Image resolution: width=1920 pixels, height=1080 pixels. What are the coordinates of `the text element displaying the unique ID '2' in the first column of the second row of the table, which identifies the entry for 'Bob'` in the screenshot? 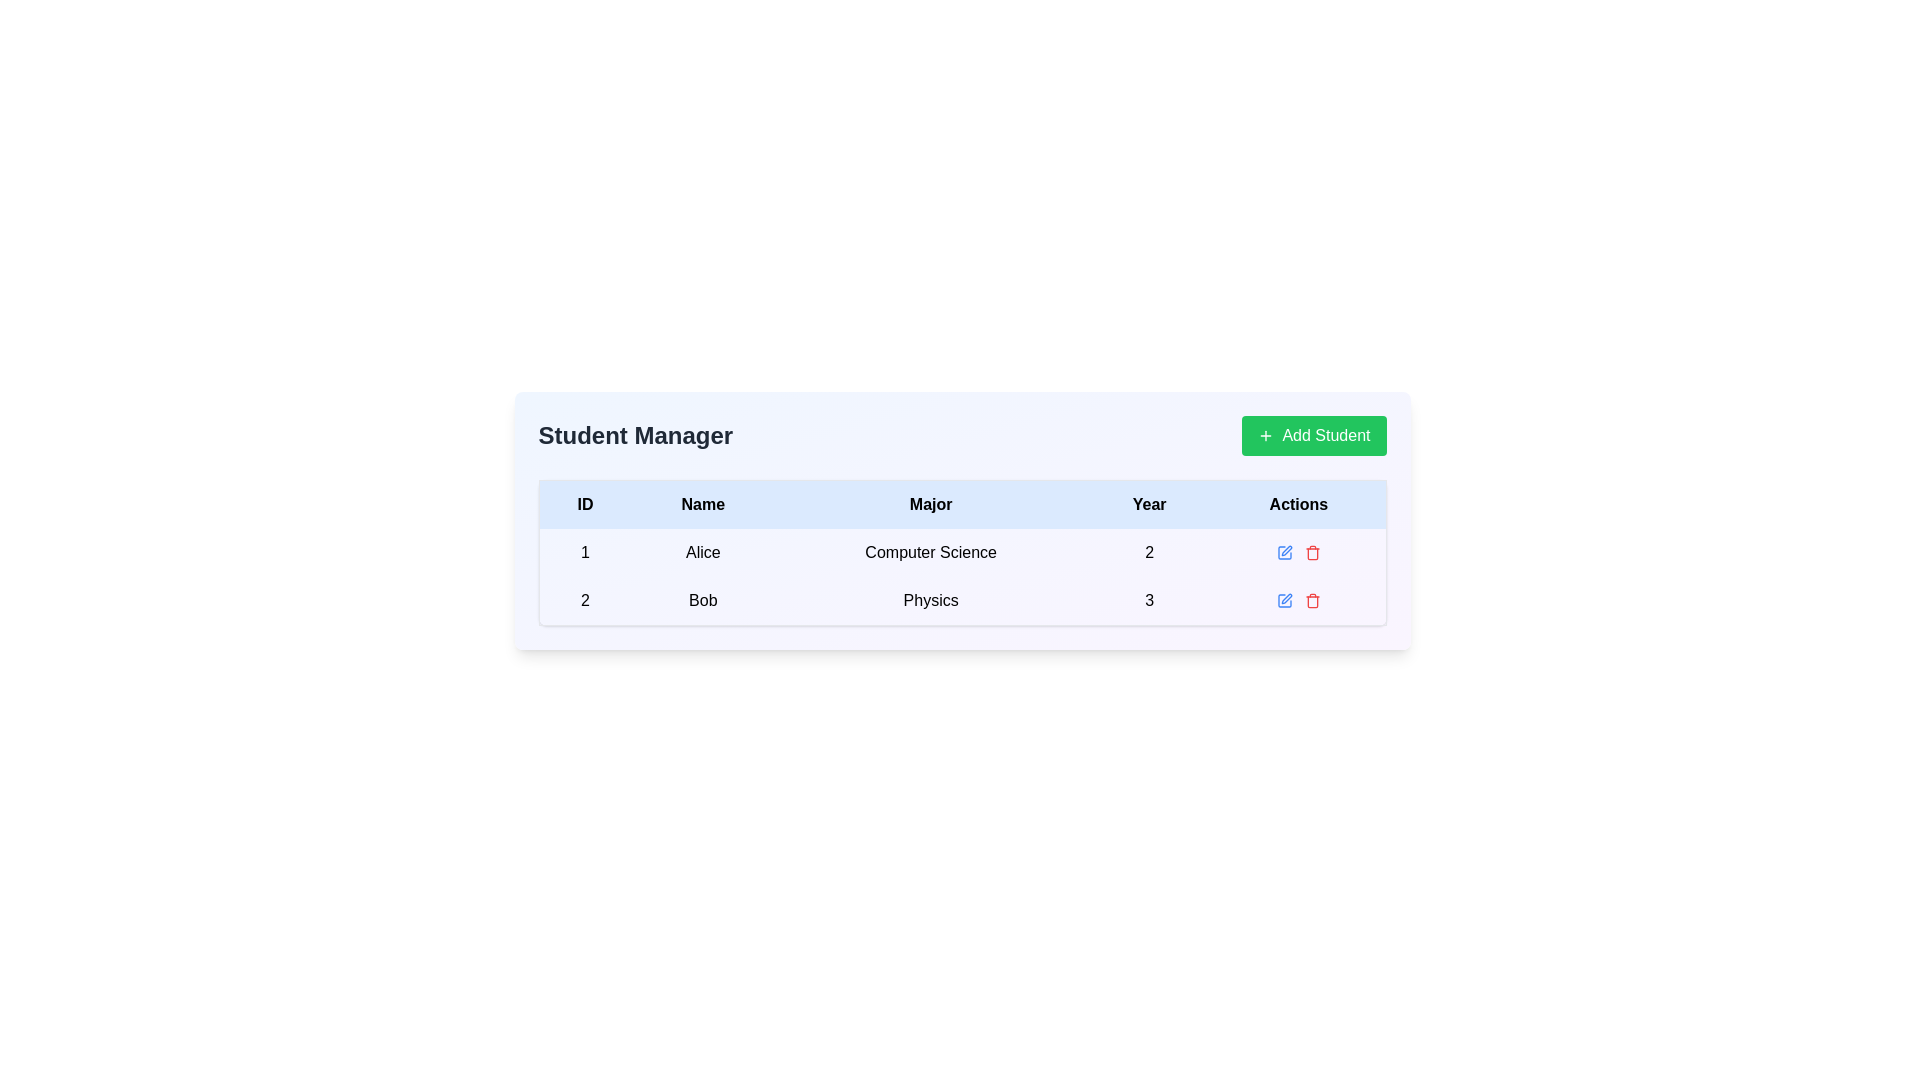 It's located at (584, 600).